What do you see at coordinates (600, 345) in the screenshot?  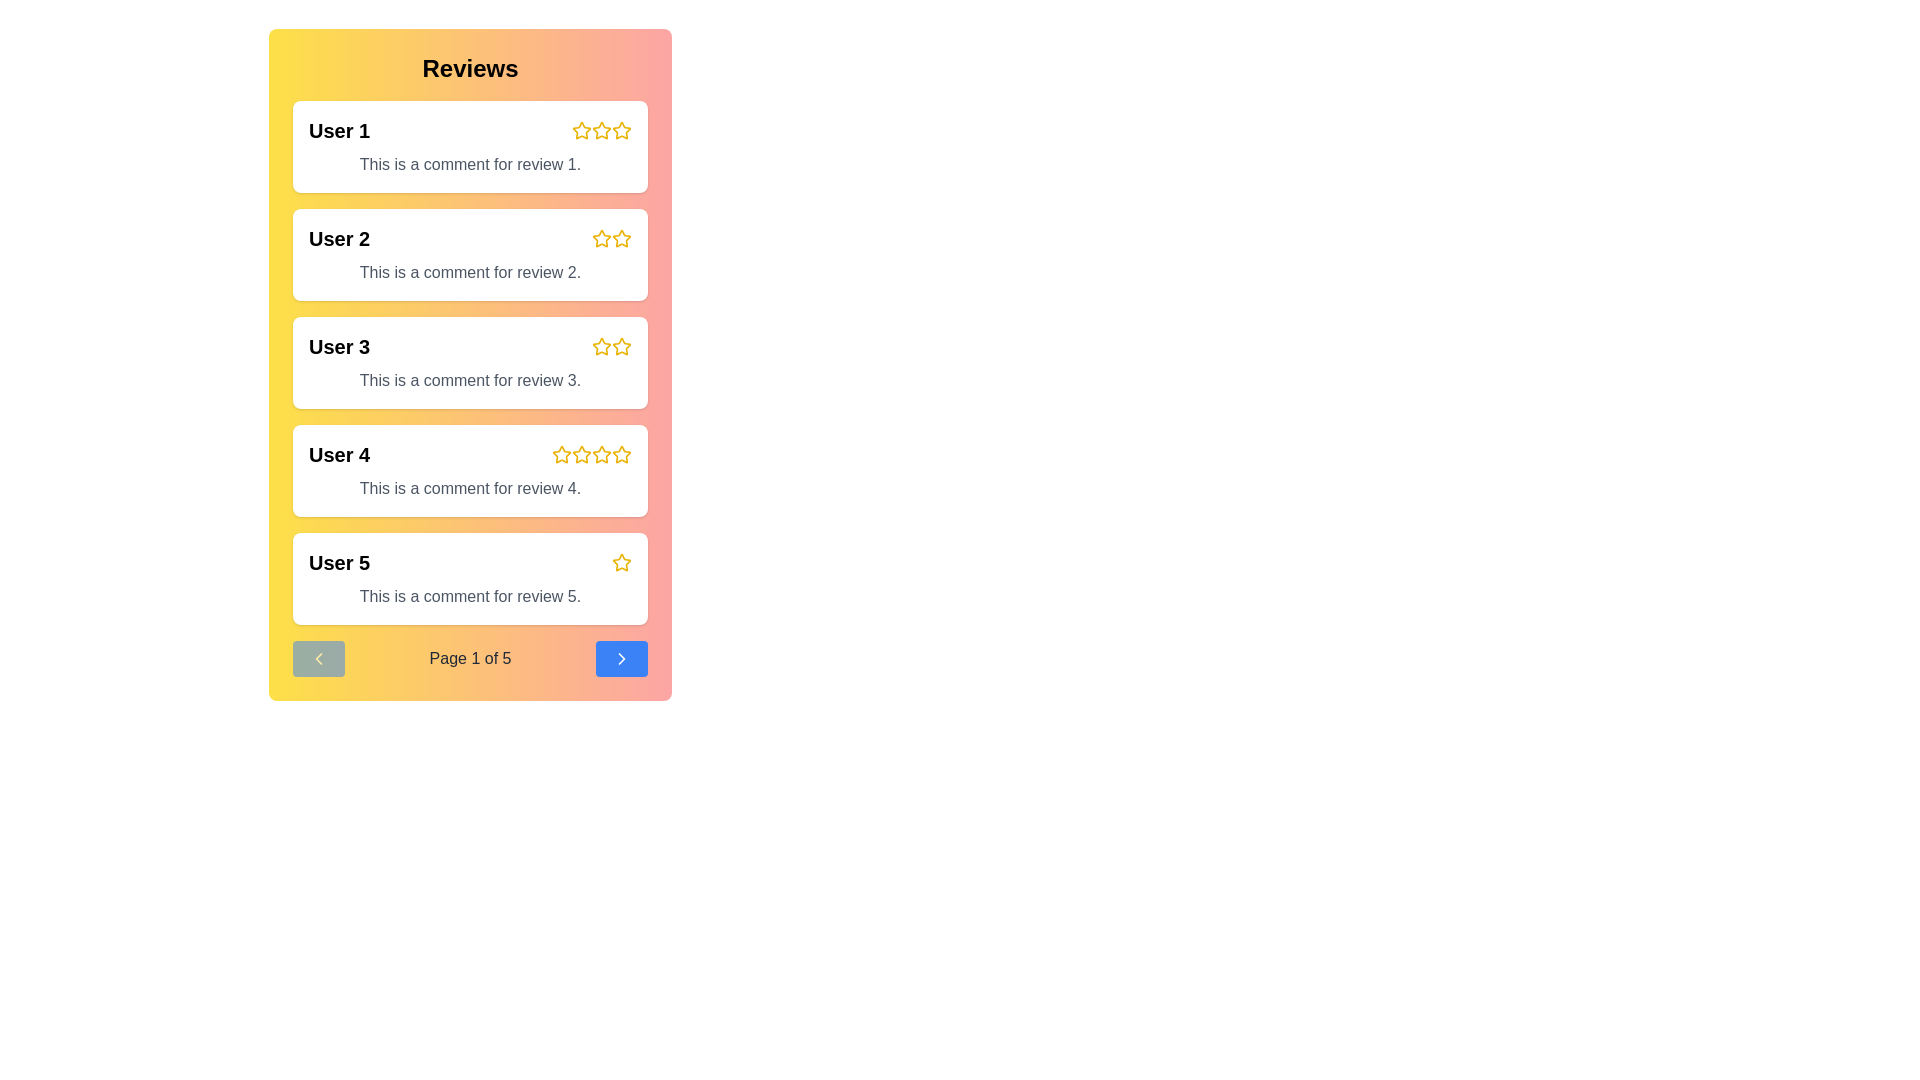 I see `the third star in the set of five stars for the third review entry in the 'Reviews' section` at bounding box center [600, 345].